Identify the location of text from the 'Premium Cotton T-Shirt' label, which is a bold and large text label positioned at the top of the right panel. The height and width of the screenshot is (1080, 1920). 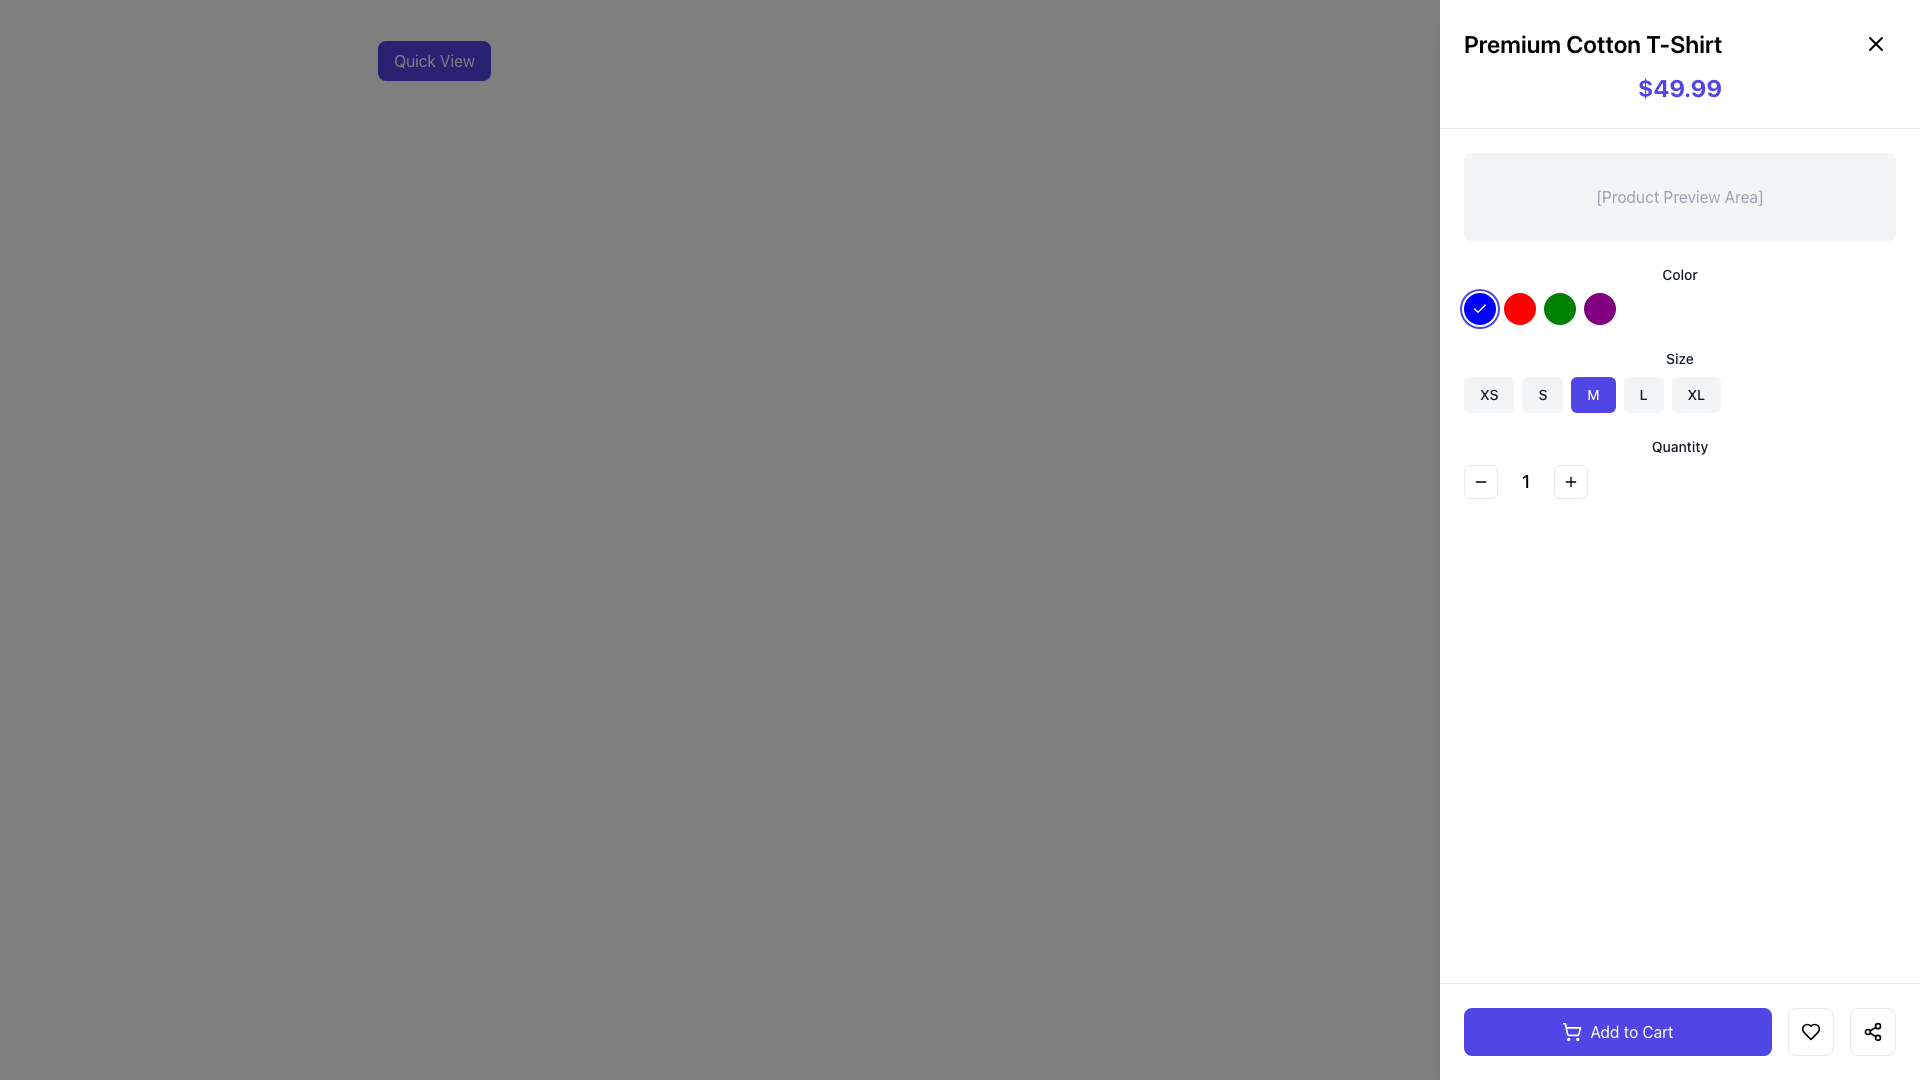
(1592, 43).